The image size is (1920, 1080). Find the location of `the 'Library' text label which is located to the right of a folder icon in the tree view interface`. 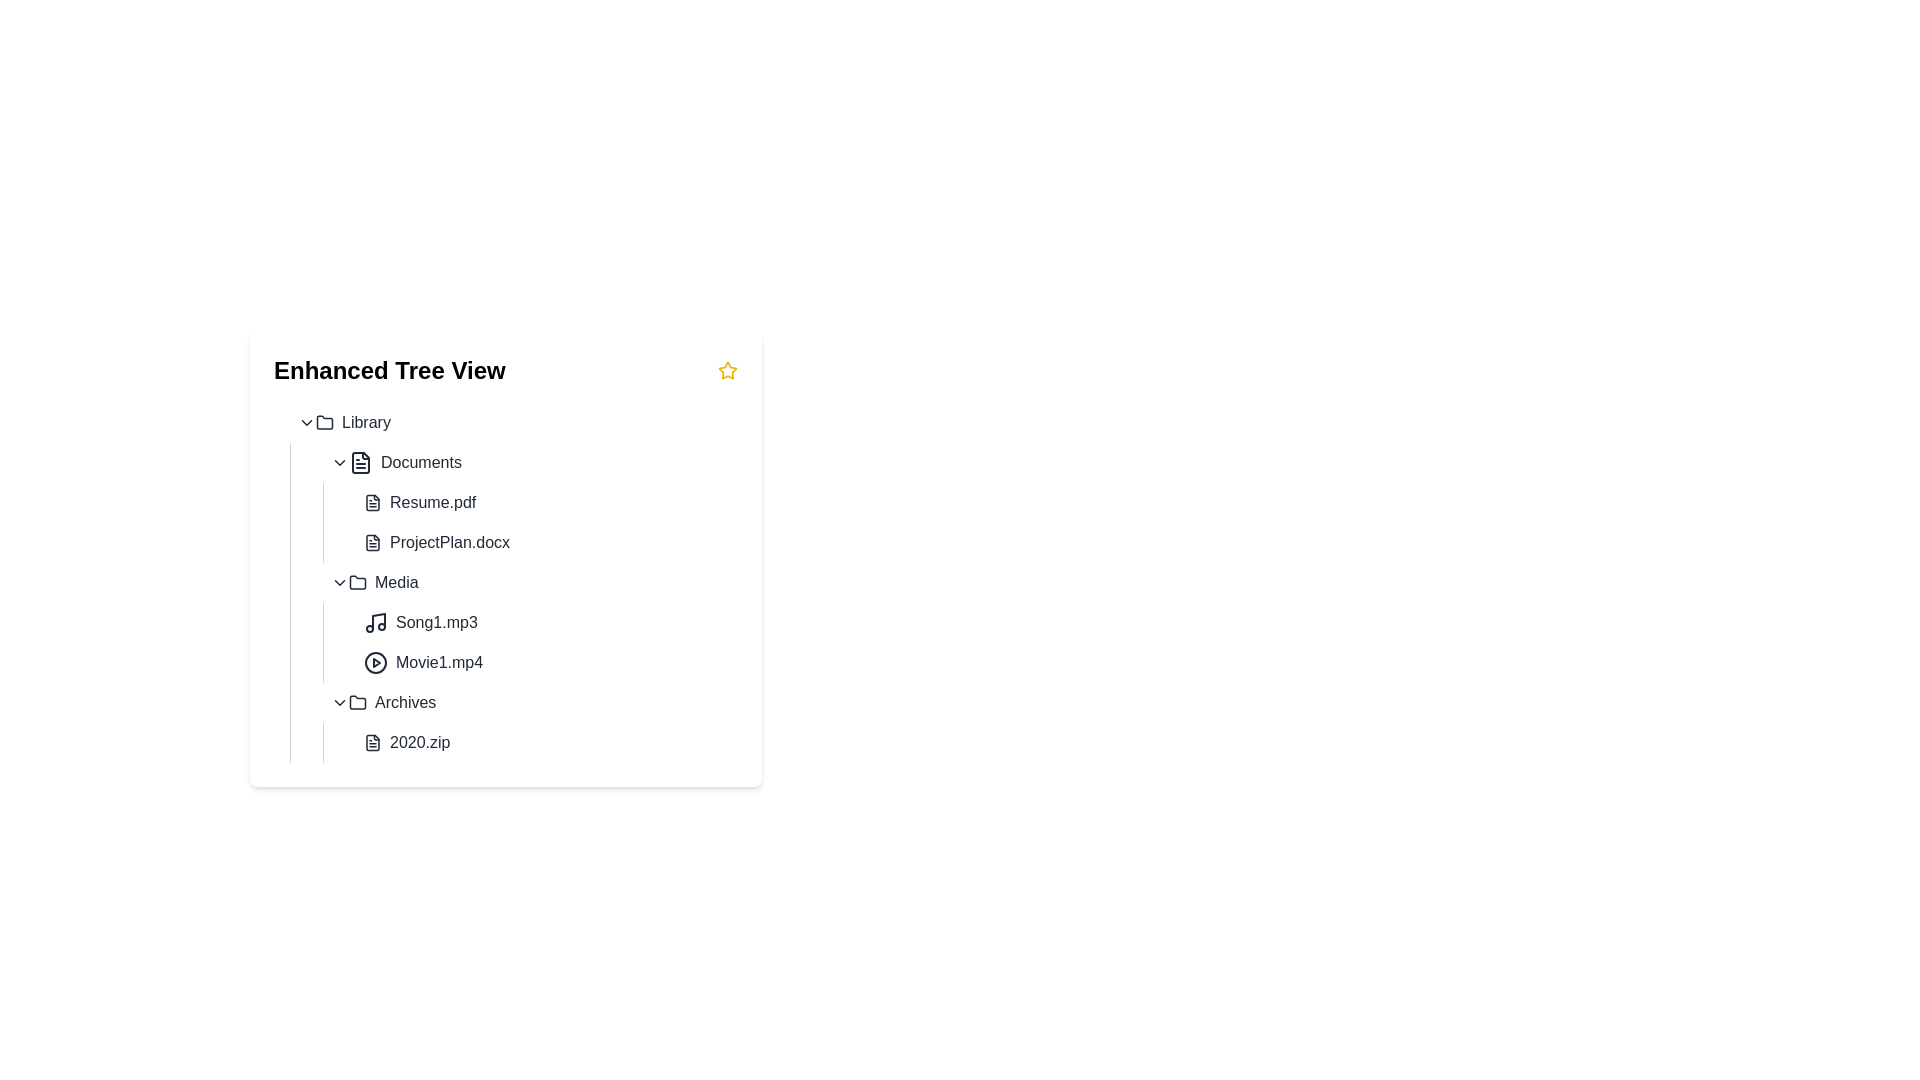

the 'Library' text label which is located to the right of a folder icon in the tree view interface is located at coordinates (366, 422).